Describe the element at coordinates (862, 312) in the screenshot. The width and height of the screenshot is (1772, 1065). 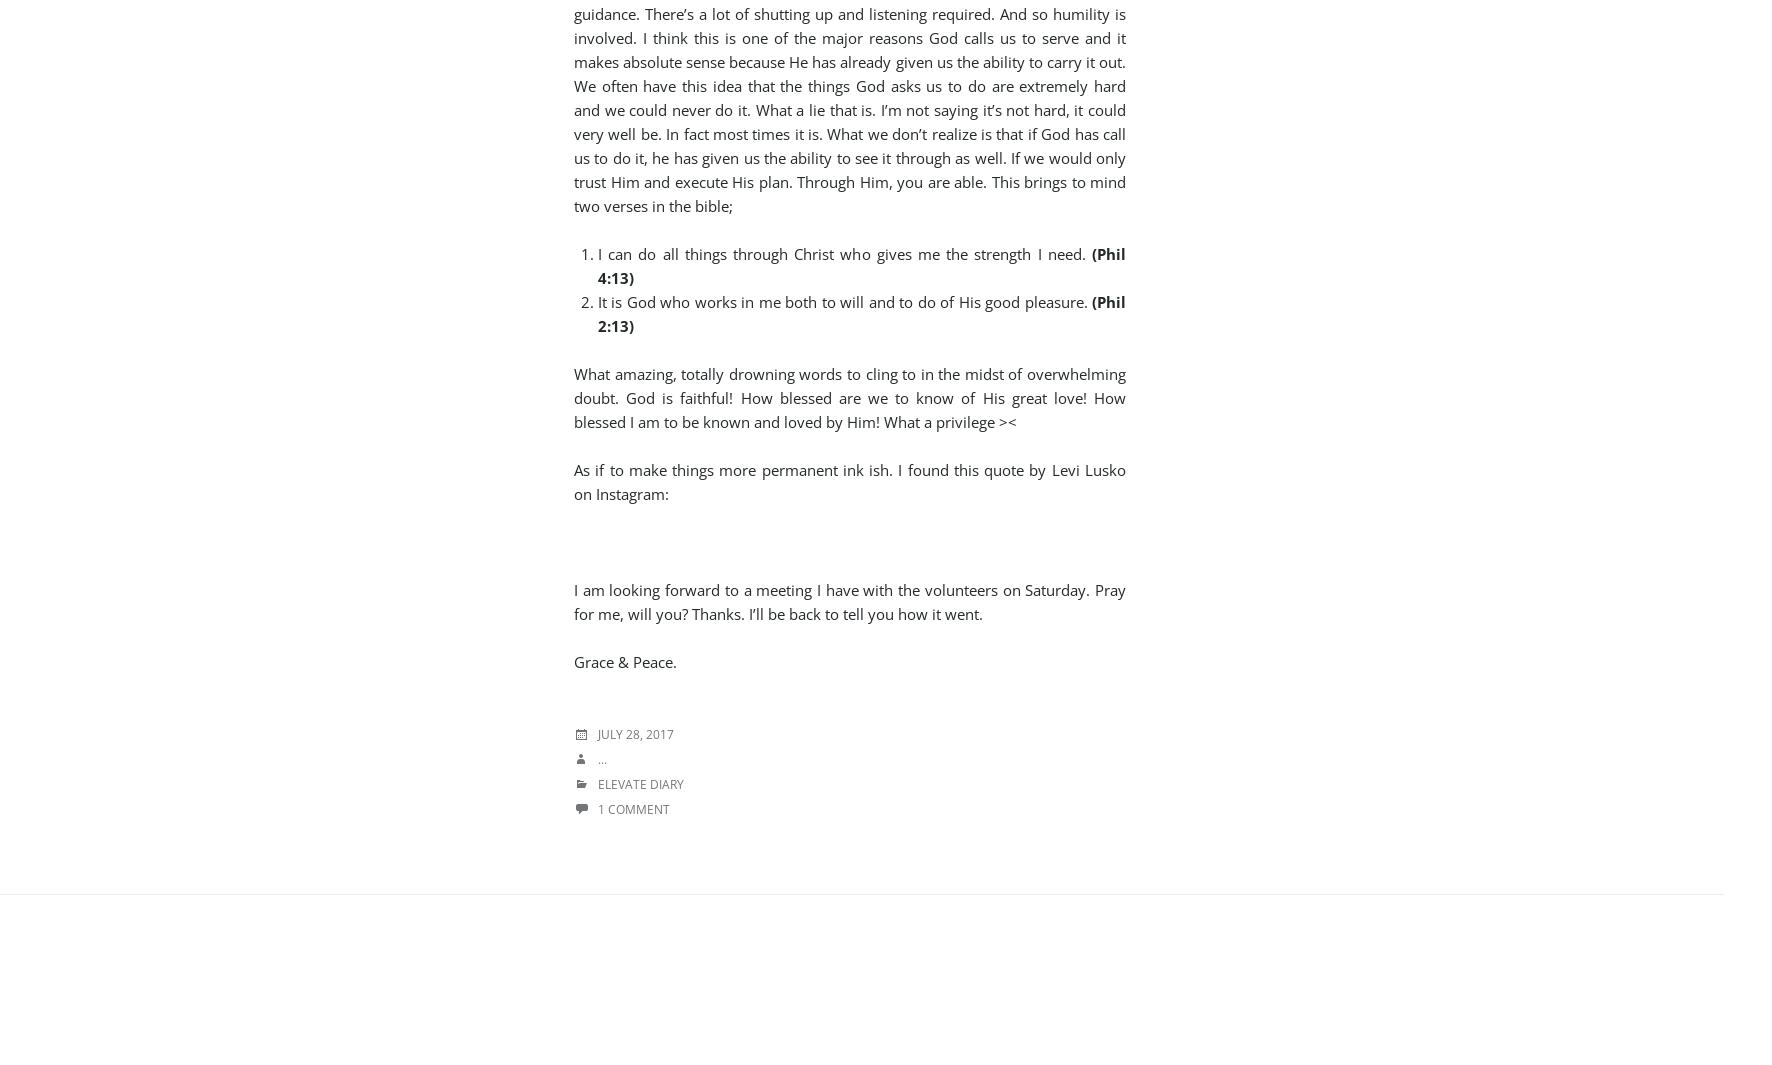
I see `'(Phil 2:13)'` at that location.